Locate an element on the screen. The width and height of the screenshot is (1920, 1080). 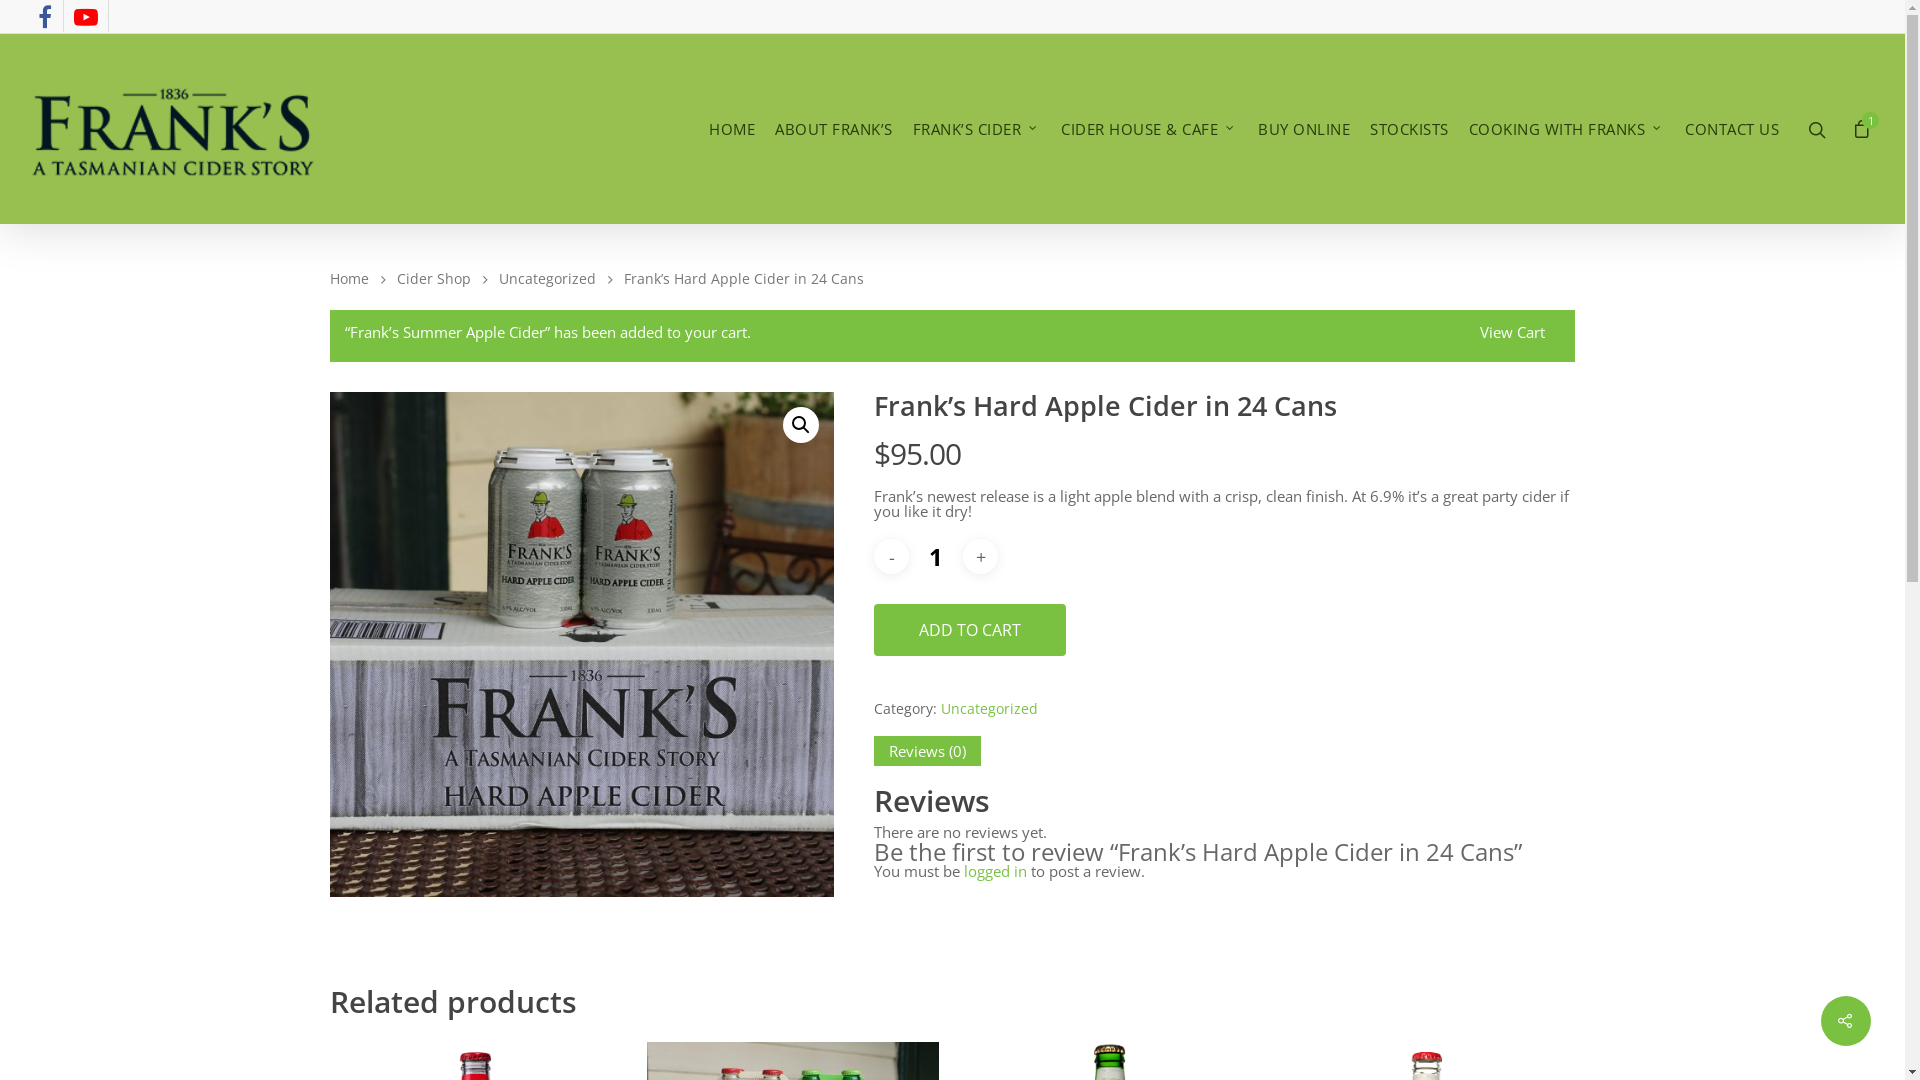
'Uncategorized' is located at coordinates (547, 278).